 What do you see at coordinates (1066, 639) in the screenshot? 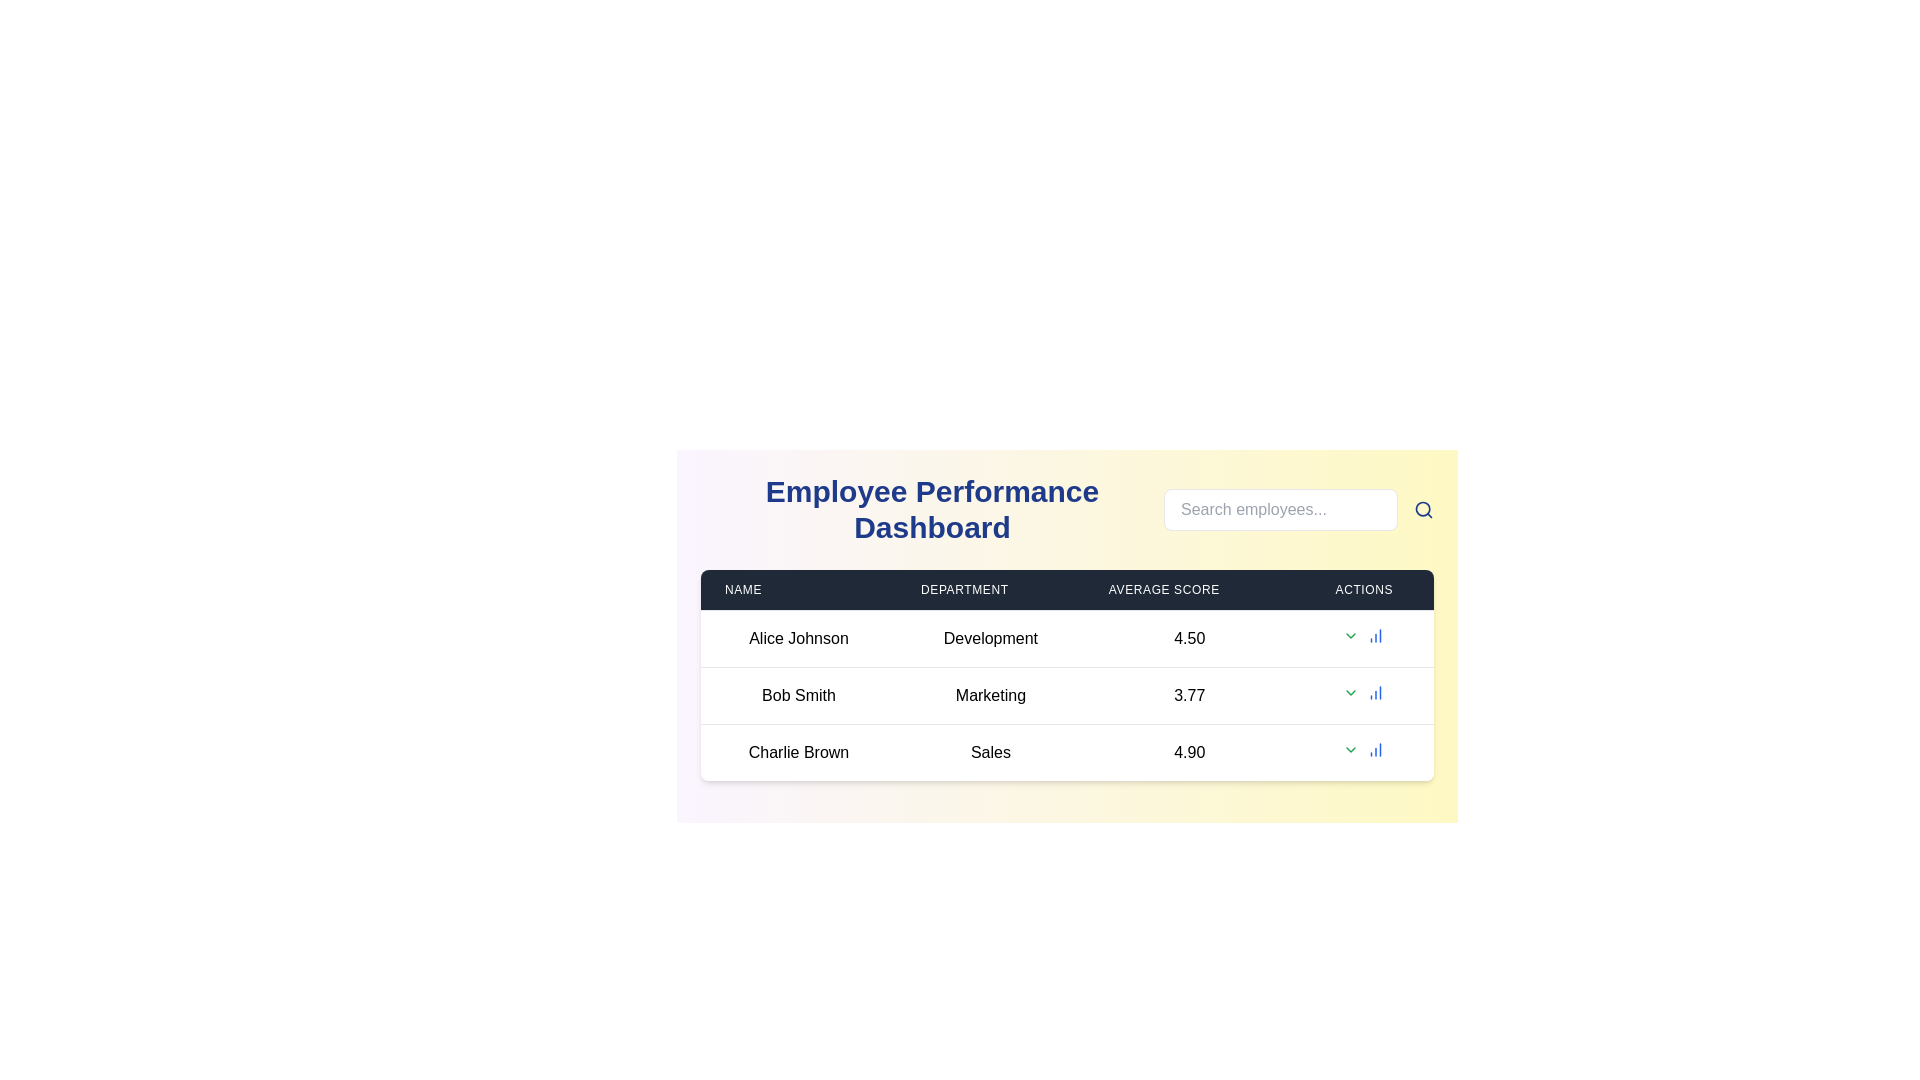
I see `details of the table row for 'Alice Johnson', which includes her name, department, and score` at bounding box center [1066, 639].